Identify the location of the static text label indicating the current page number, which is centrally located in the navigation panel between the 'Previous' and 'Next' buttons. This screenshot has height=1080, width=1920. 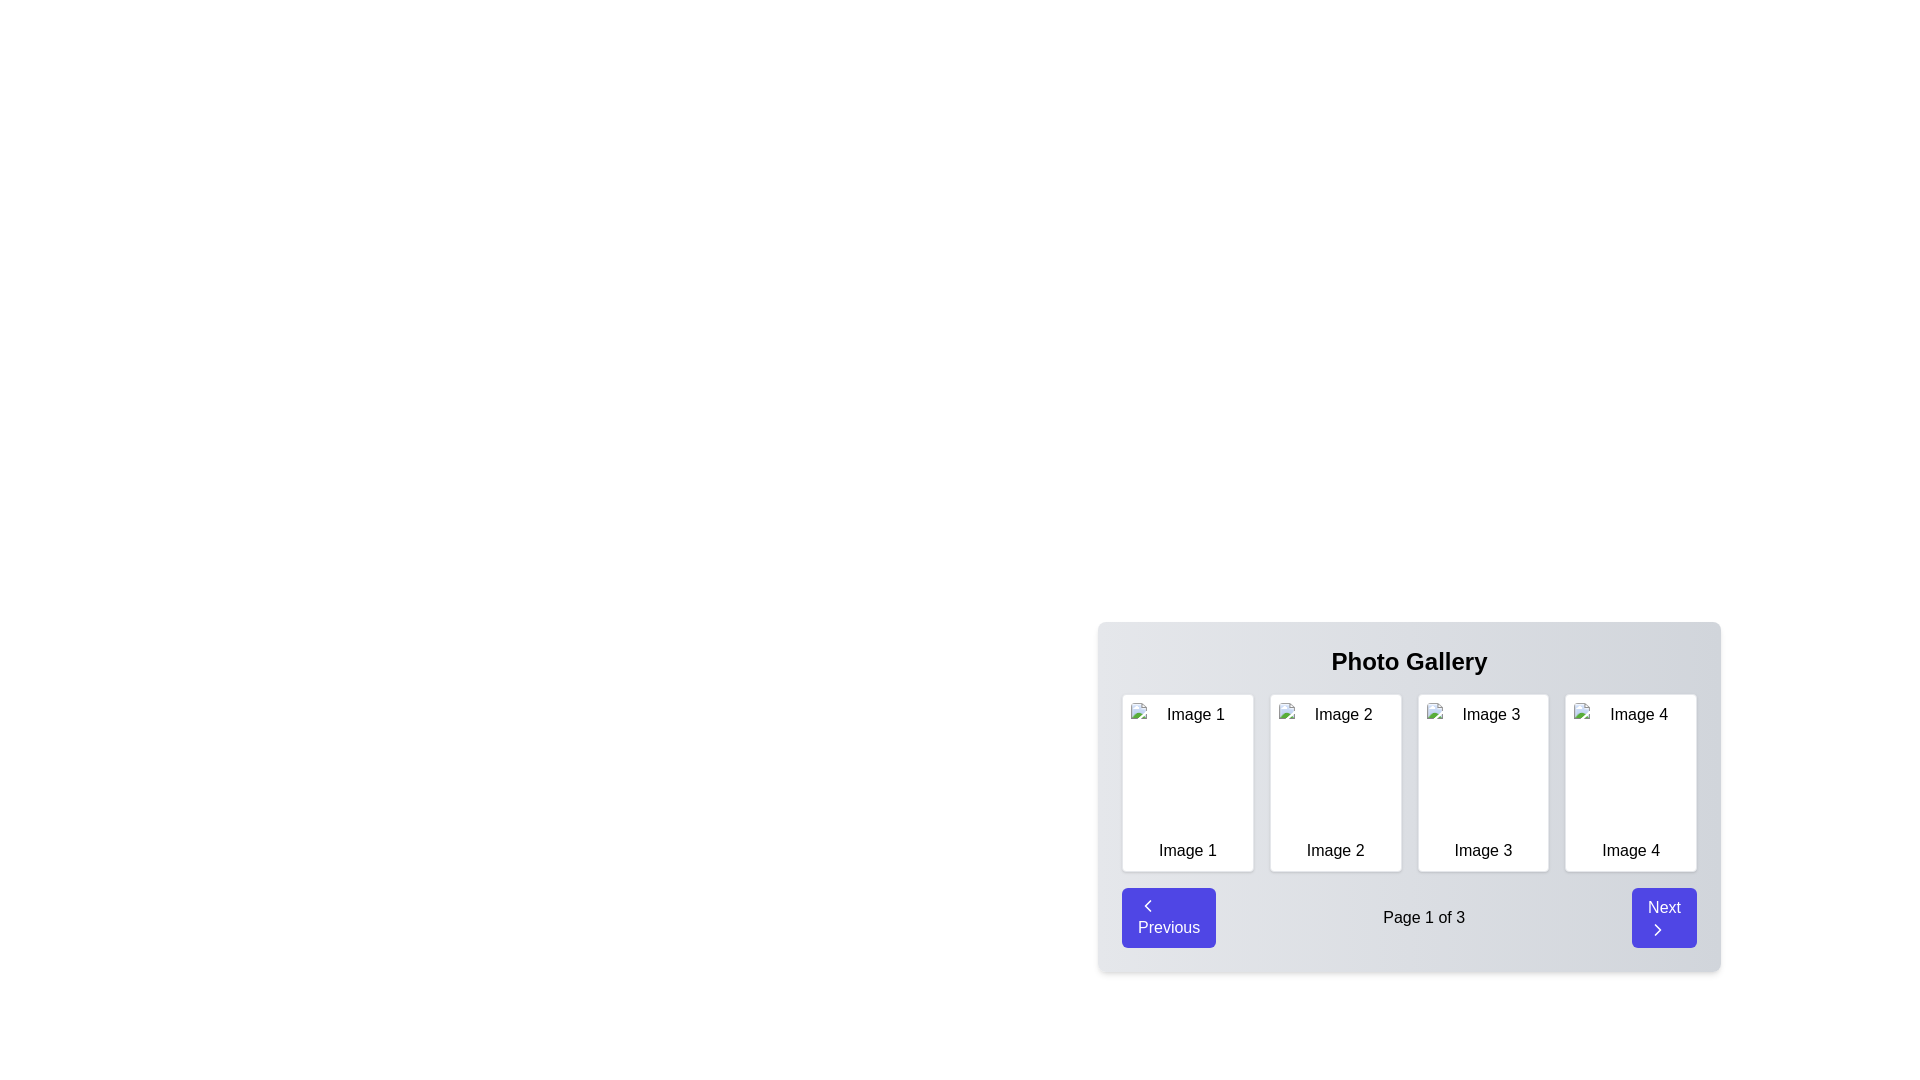
(1423, 918).